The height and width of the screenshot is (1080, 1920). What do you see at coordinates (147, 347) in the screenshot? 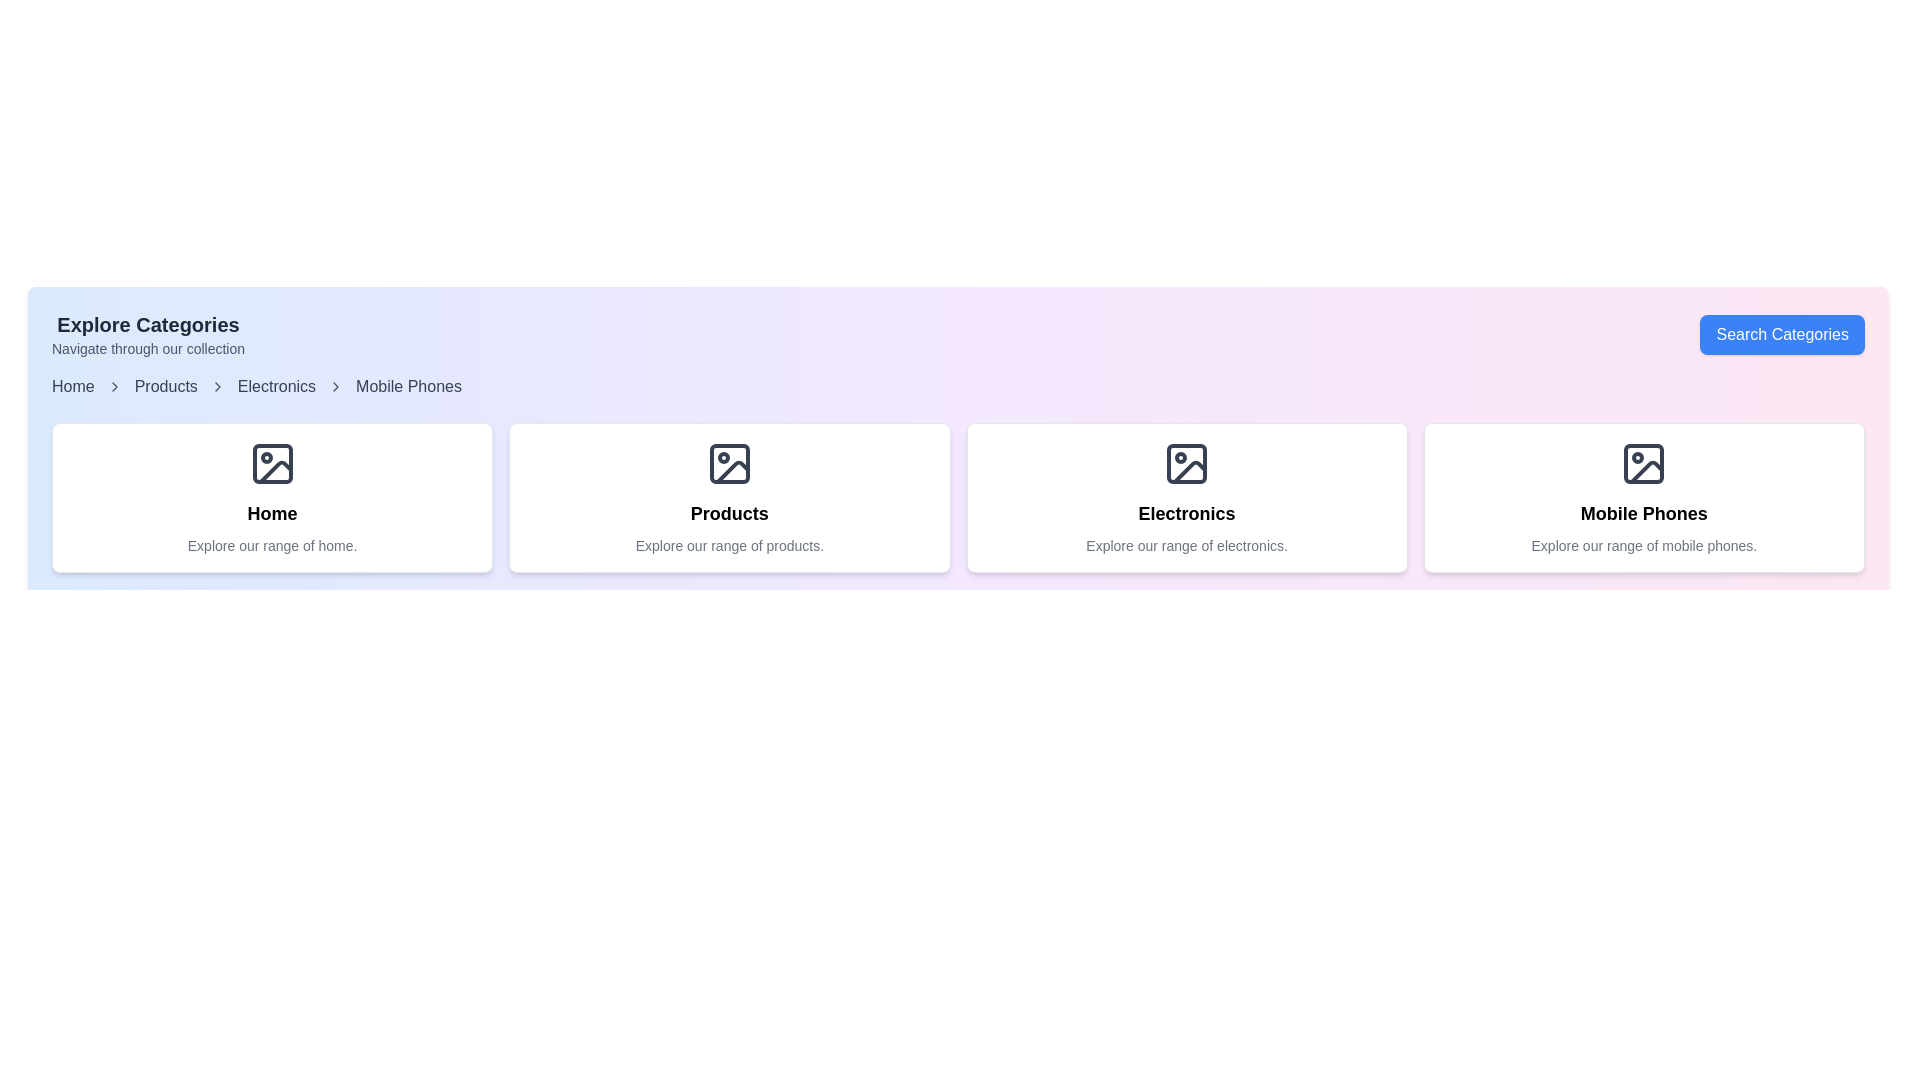
I see `the small gray text element that reads 'Navigate through our collection', which is located directly below the heading 'Explore Categories'` at bounding box center [147, 347].